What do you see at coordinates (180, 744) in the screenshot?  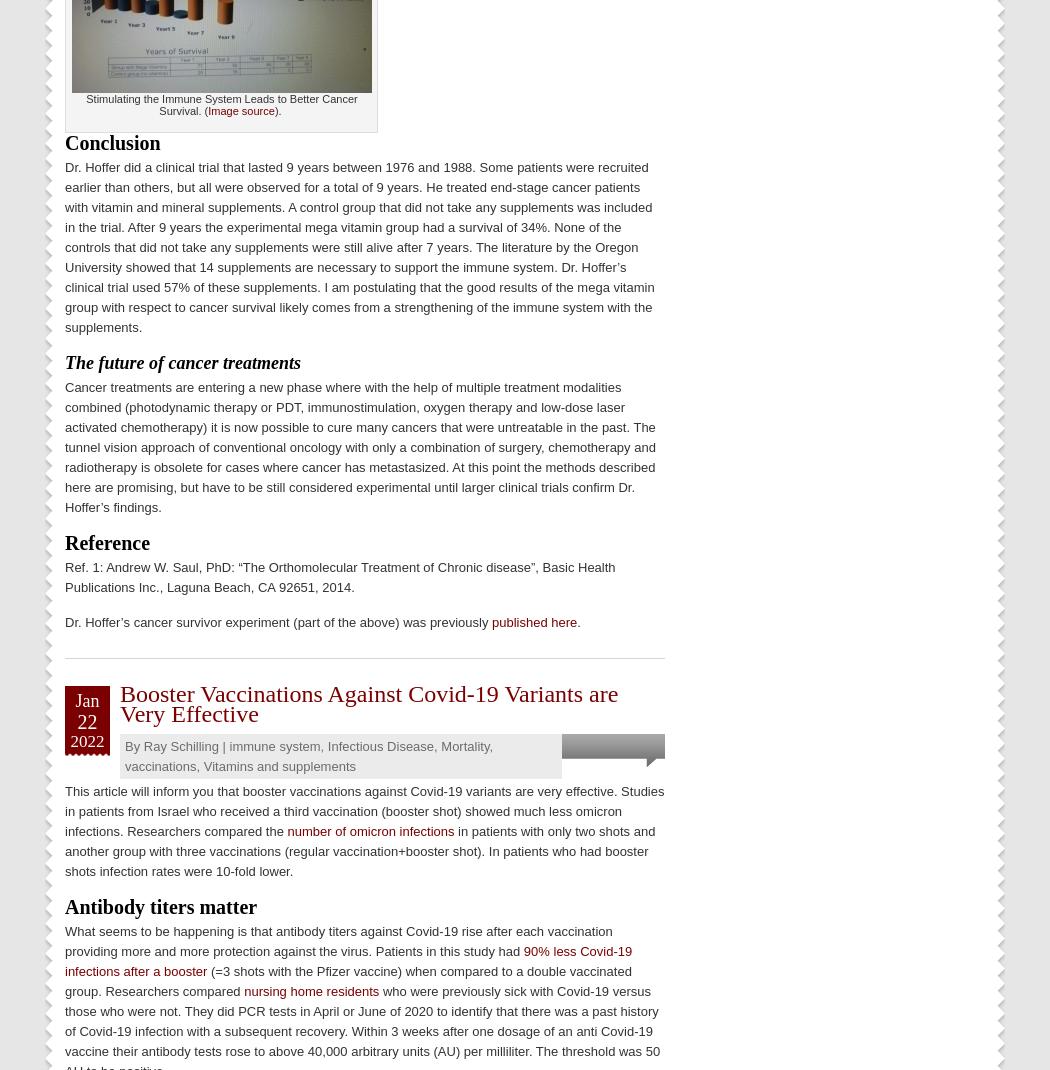 I see `'Ray Schilling'` at bounding box center [180, 744].